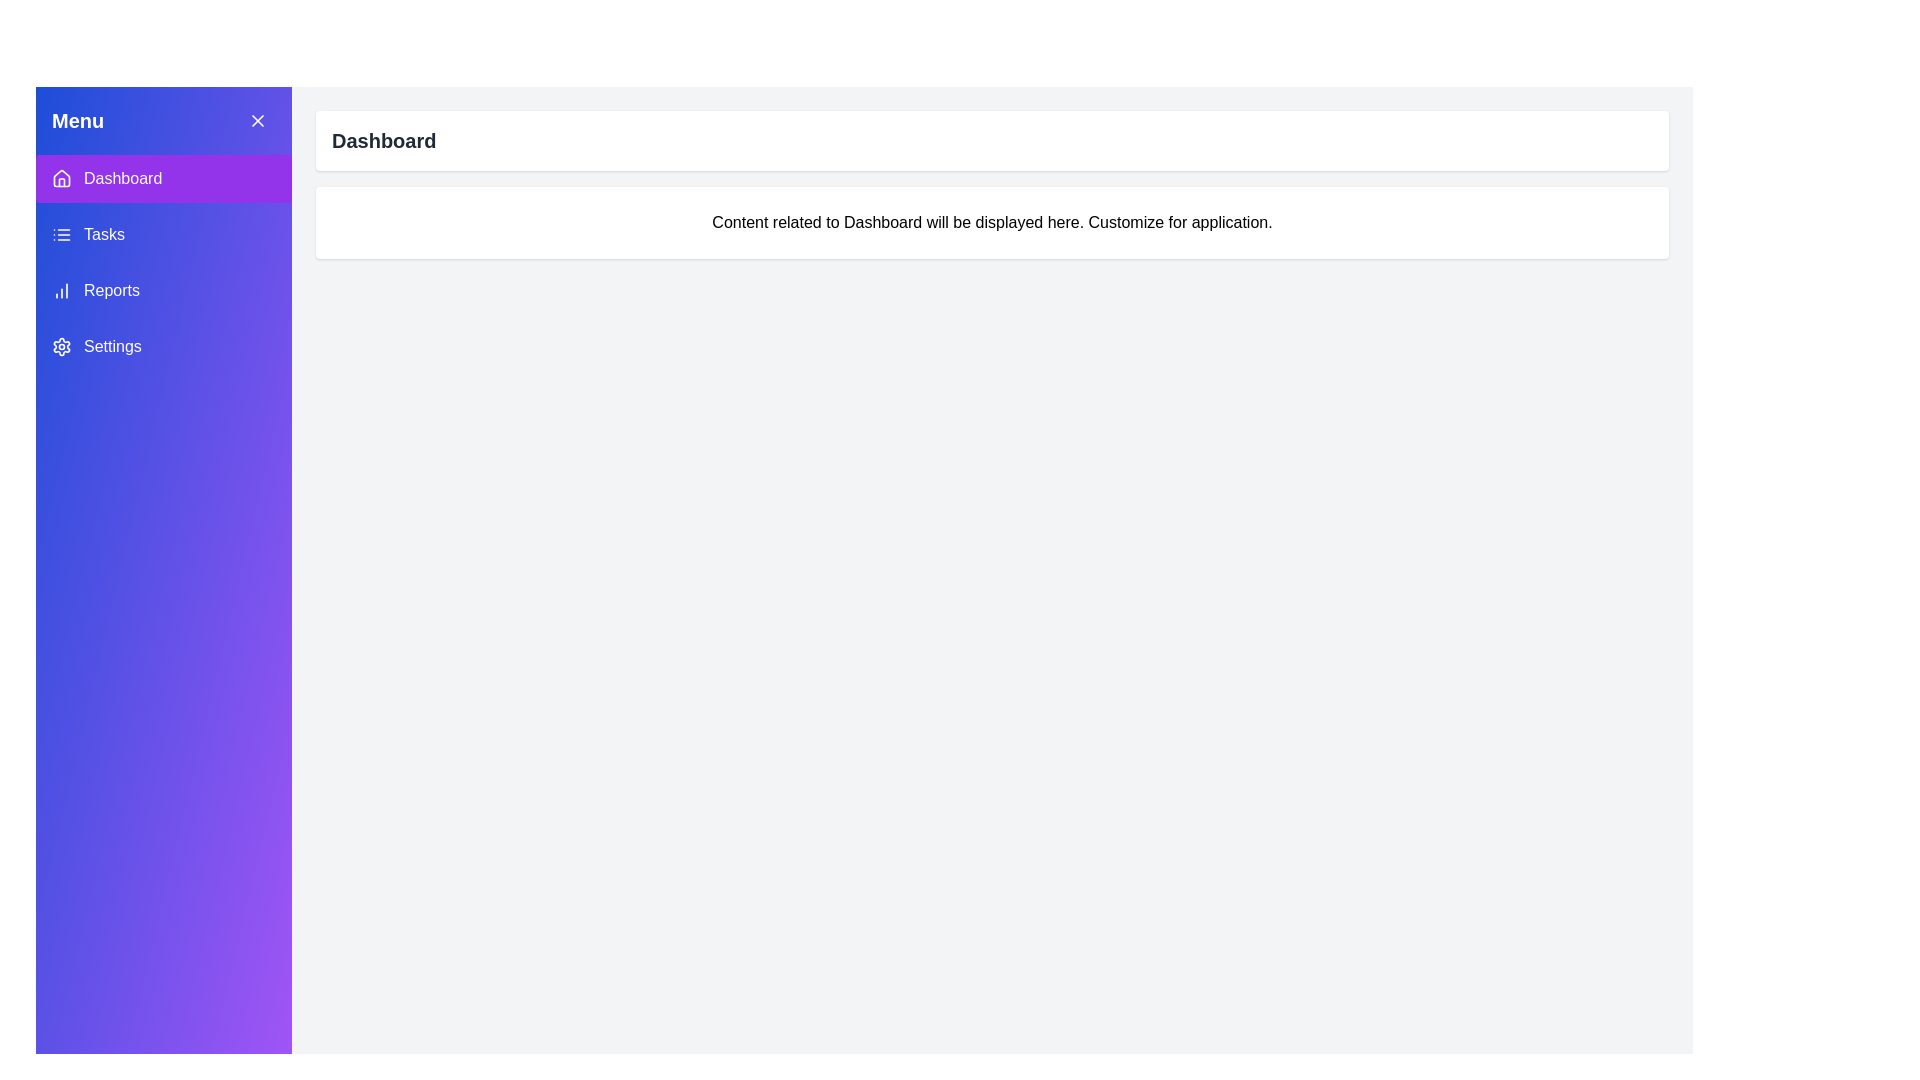 This screenshot has width=1920, height=1080. I want to click on the Dashboard item in the menu to select it, so click(163, 177).